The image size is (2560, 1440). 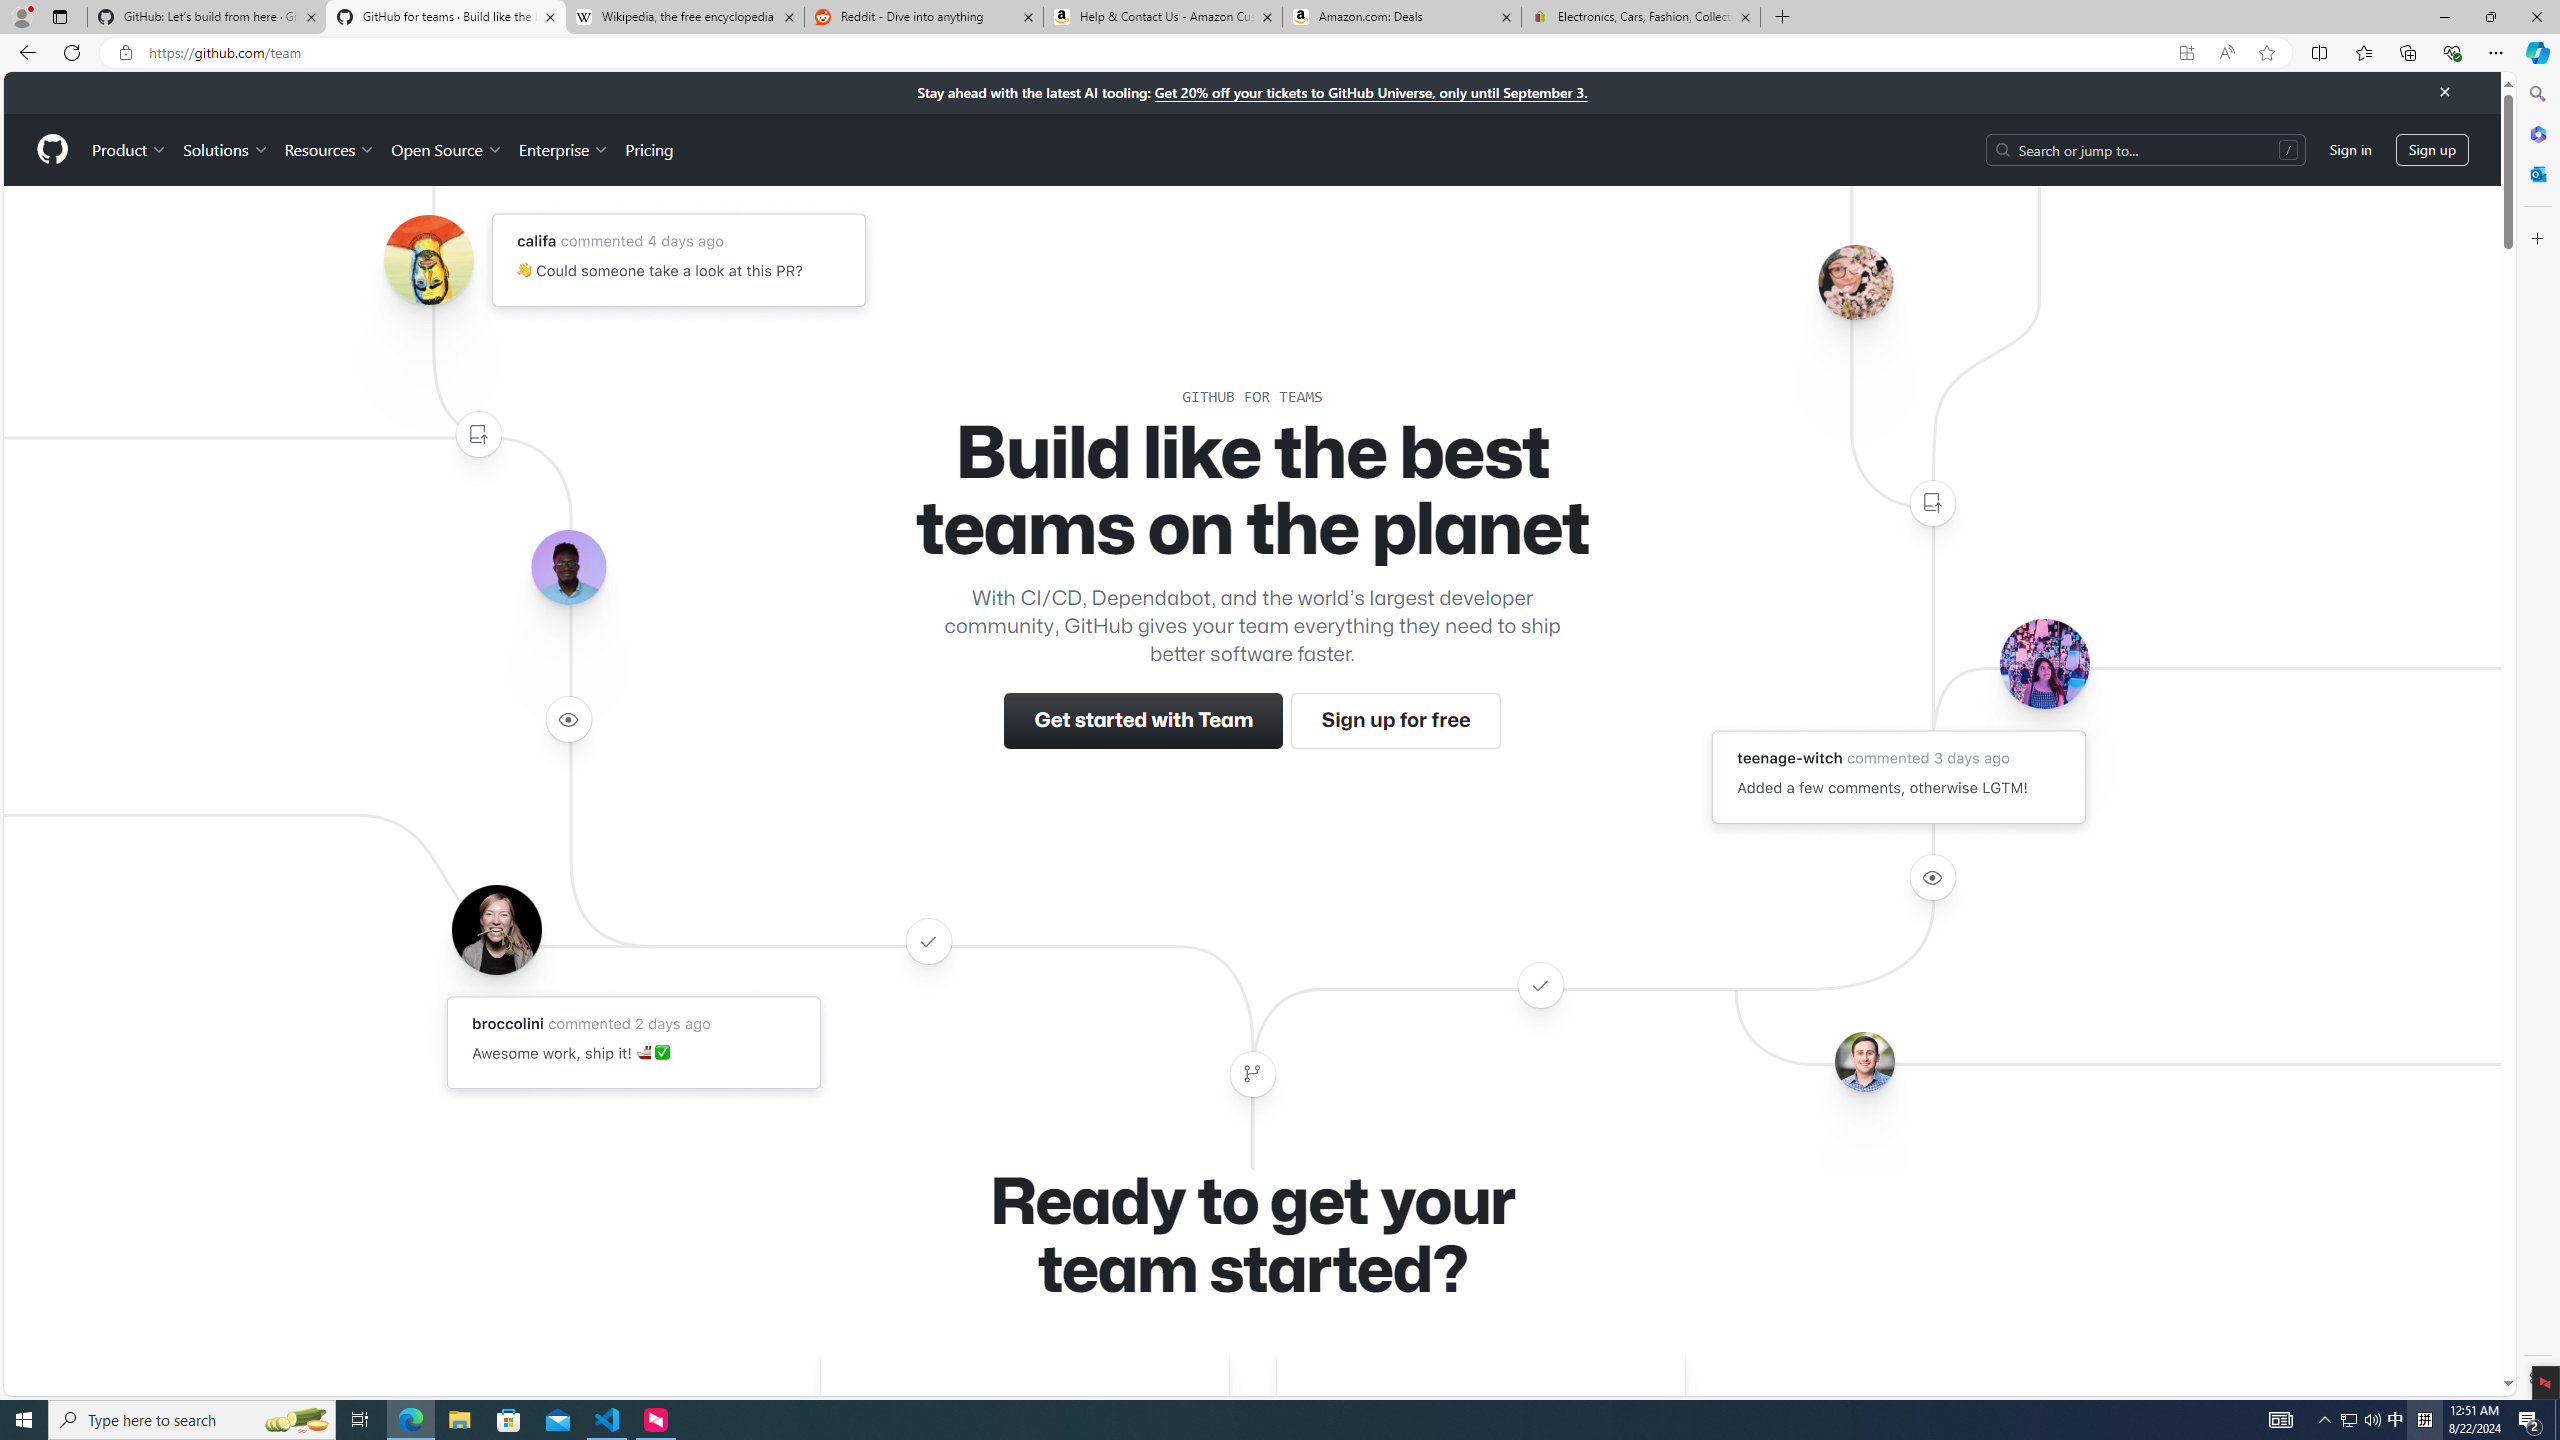 What do you see at coordinates (448, 149) in the screenshot?
I see `'Open Source'` at bounding box center [448, 149].